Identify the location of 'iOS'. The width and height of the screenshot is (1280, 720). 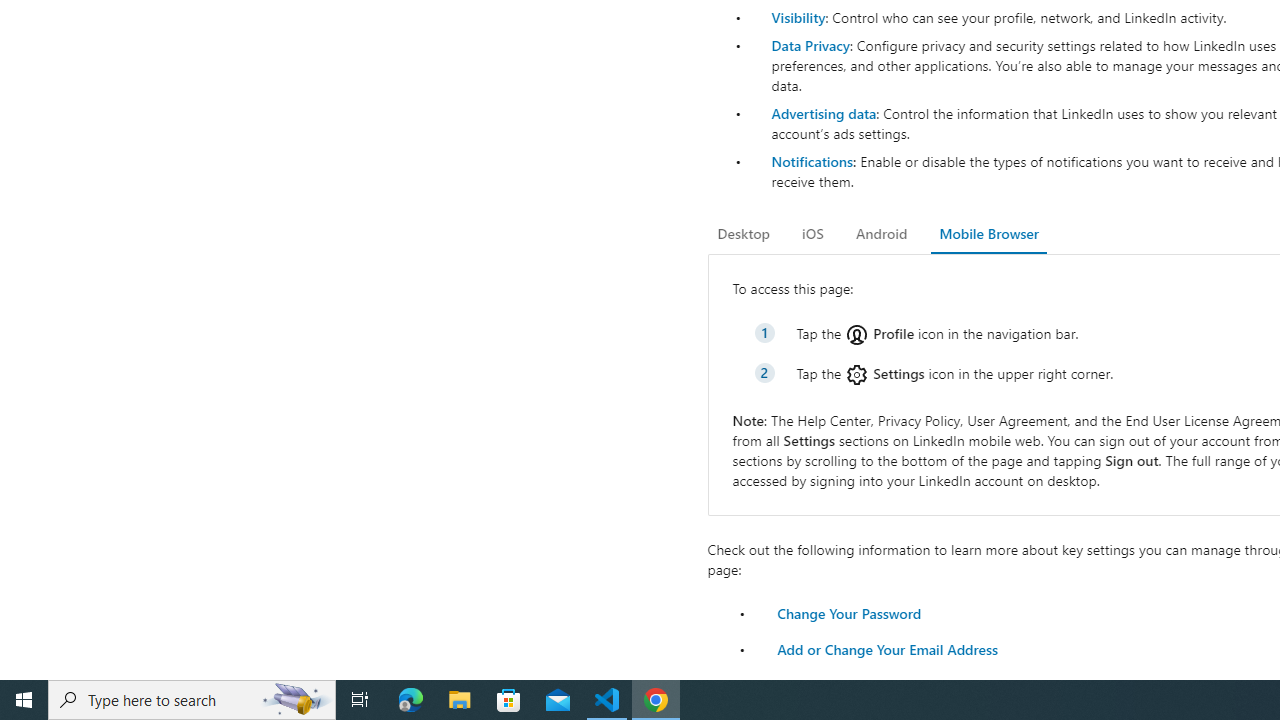
(812, 233).